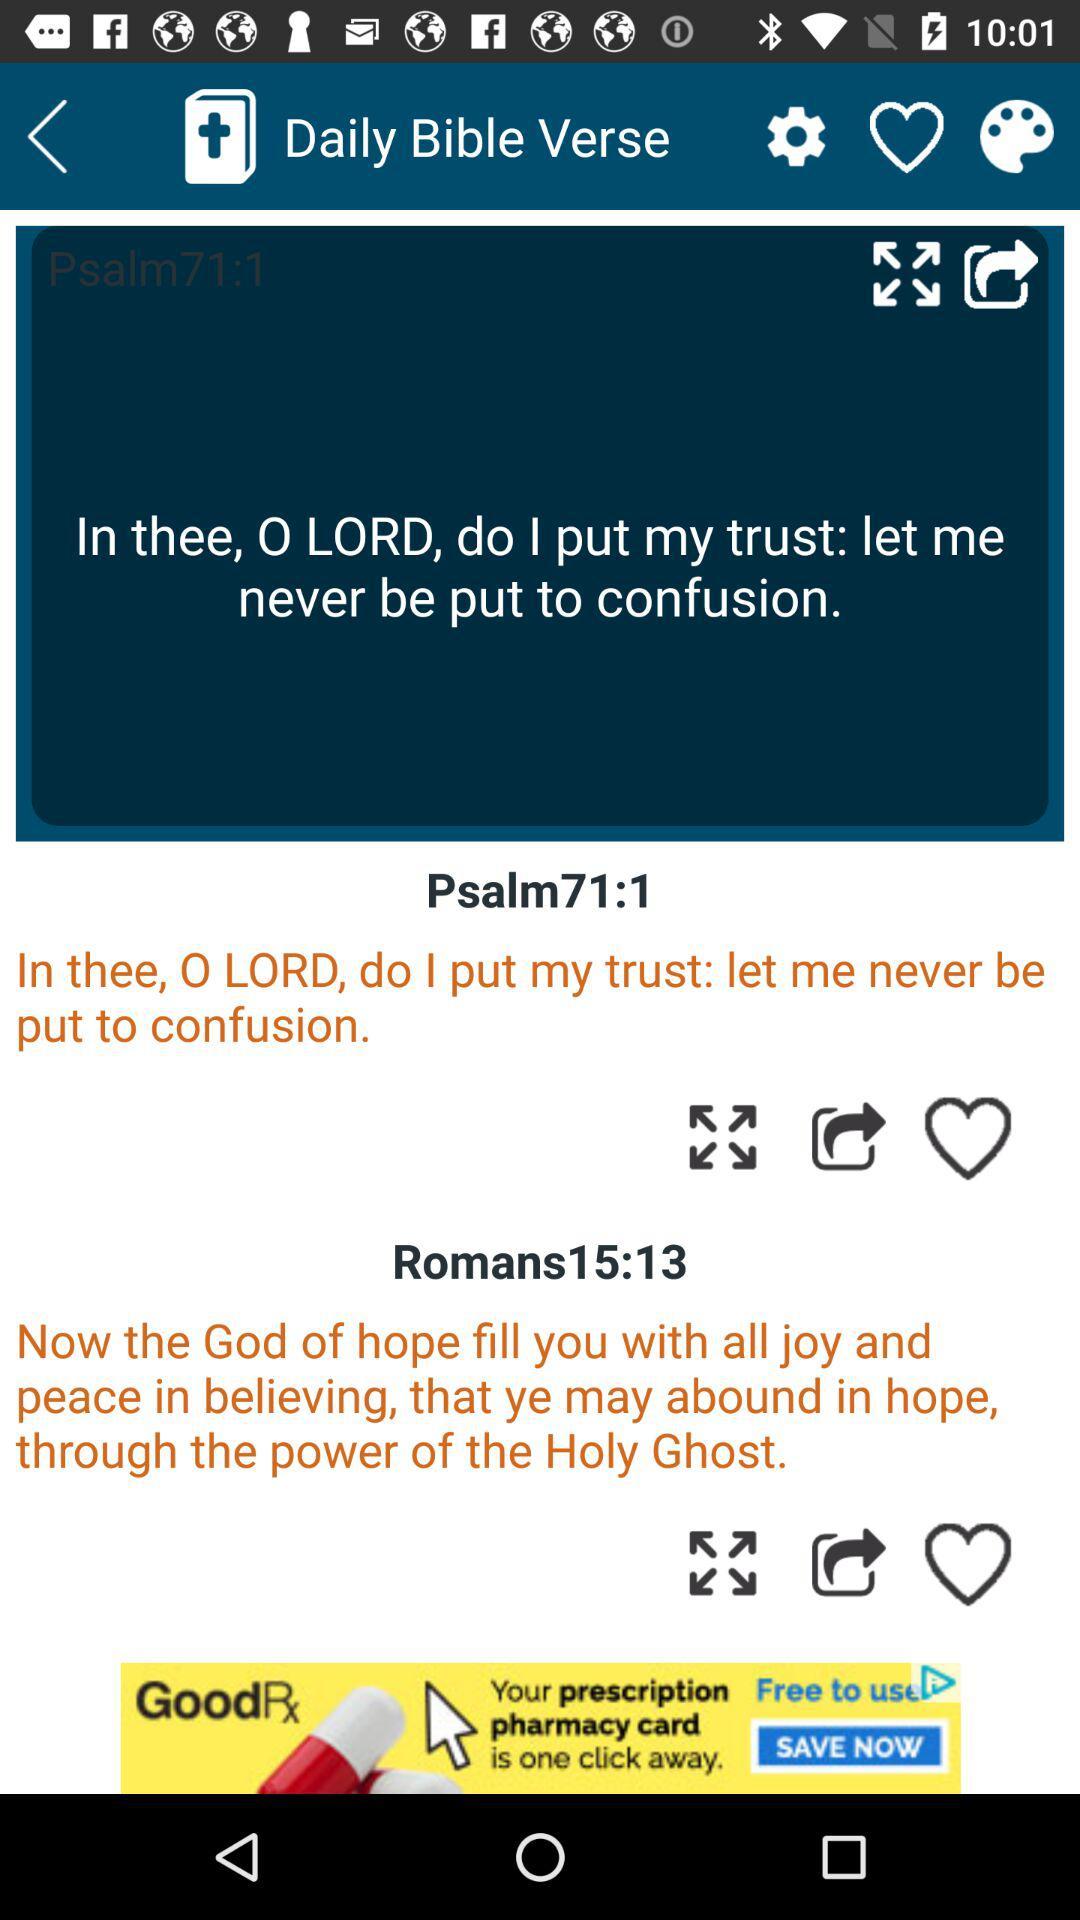 Image resolution: width=1080 pixels, height=1920 pixels. I want to click on settin pega, so click(795, 135).